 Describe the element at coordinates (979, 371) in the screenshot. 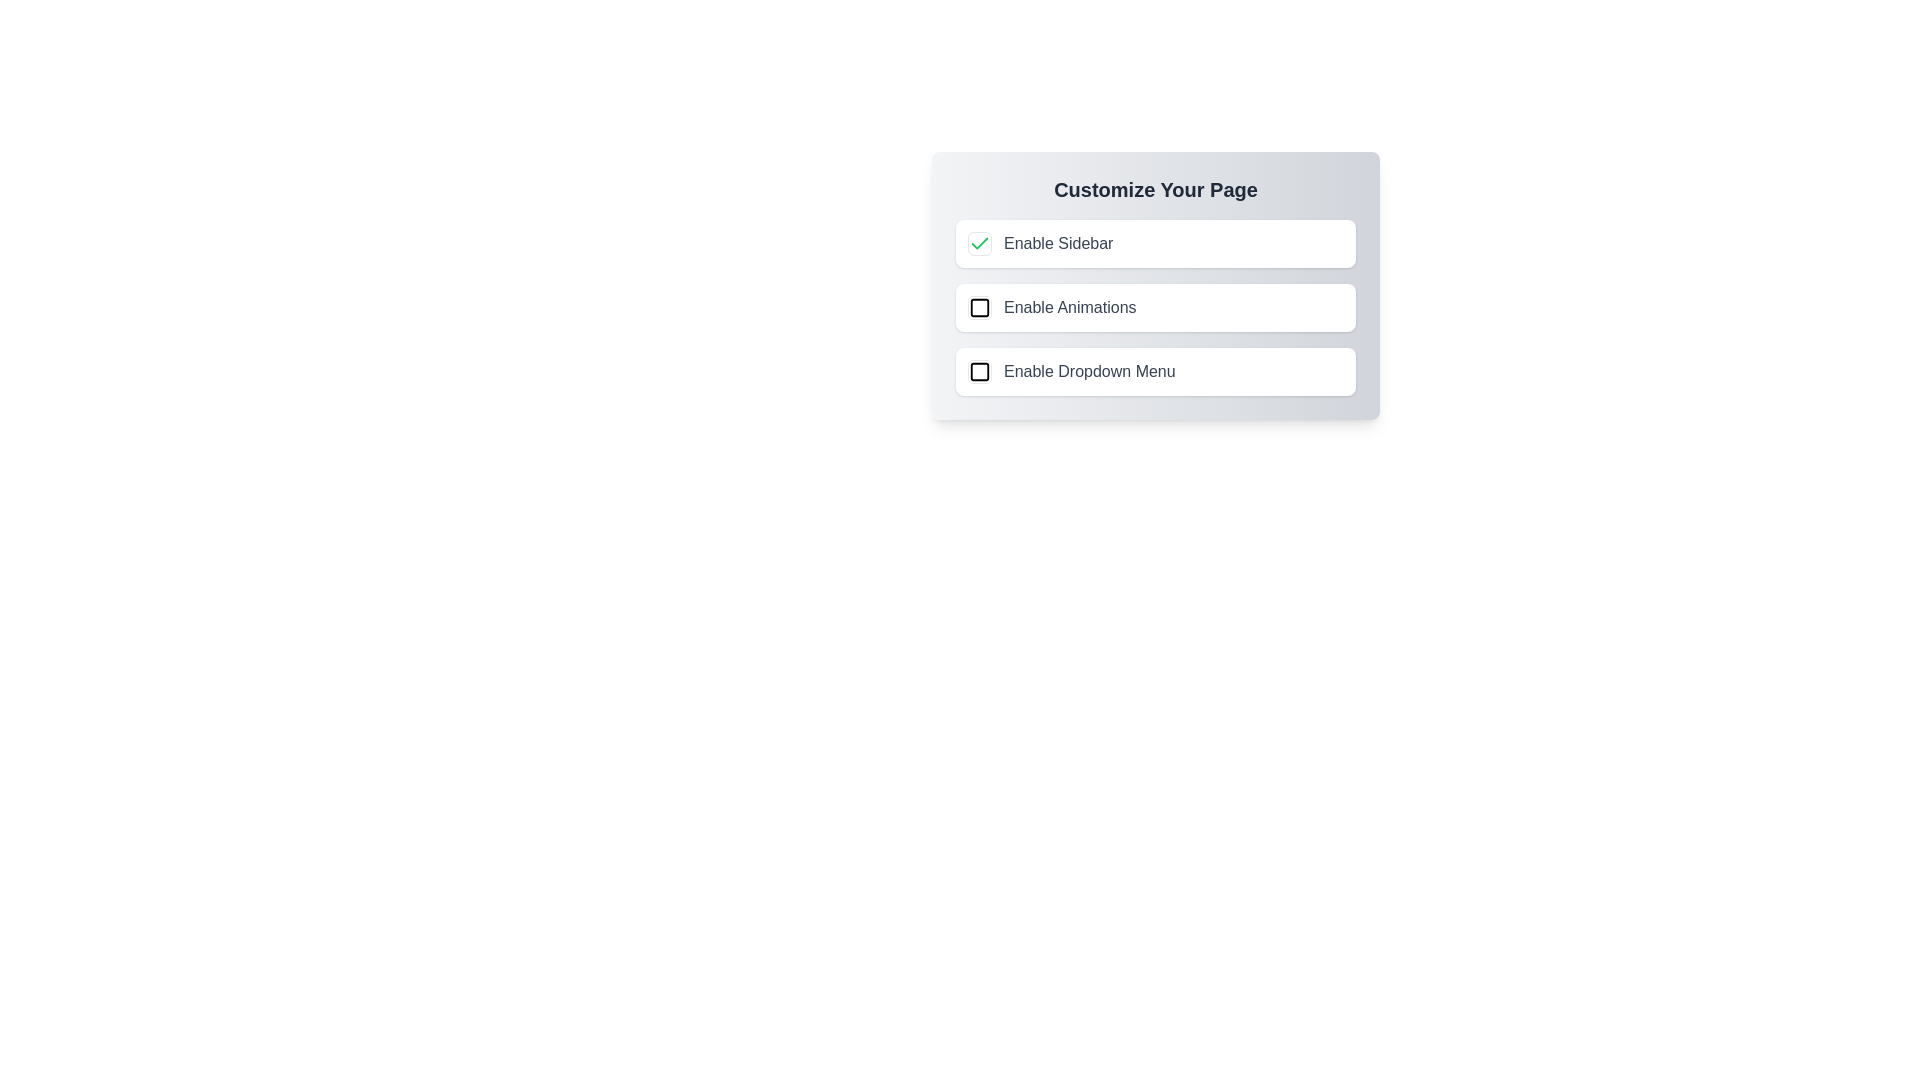

I see `the square icon within the 'Enable Dropdown Menu' button, which is the third option in the settings list` at that location.